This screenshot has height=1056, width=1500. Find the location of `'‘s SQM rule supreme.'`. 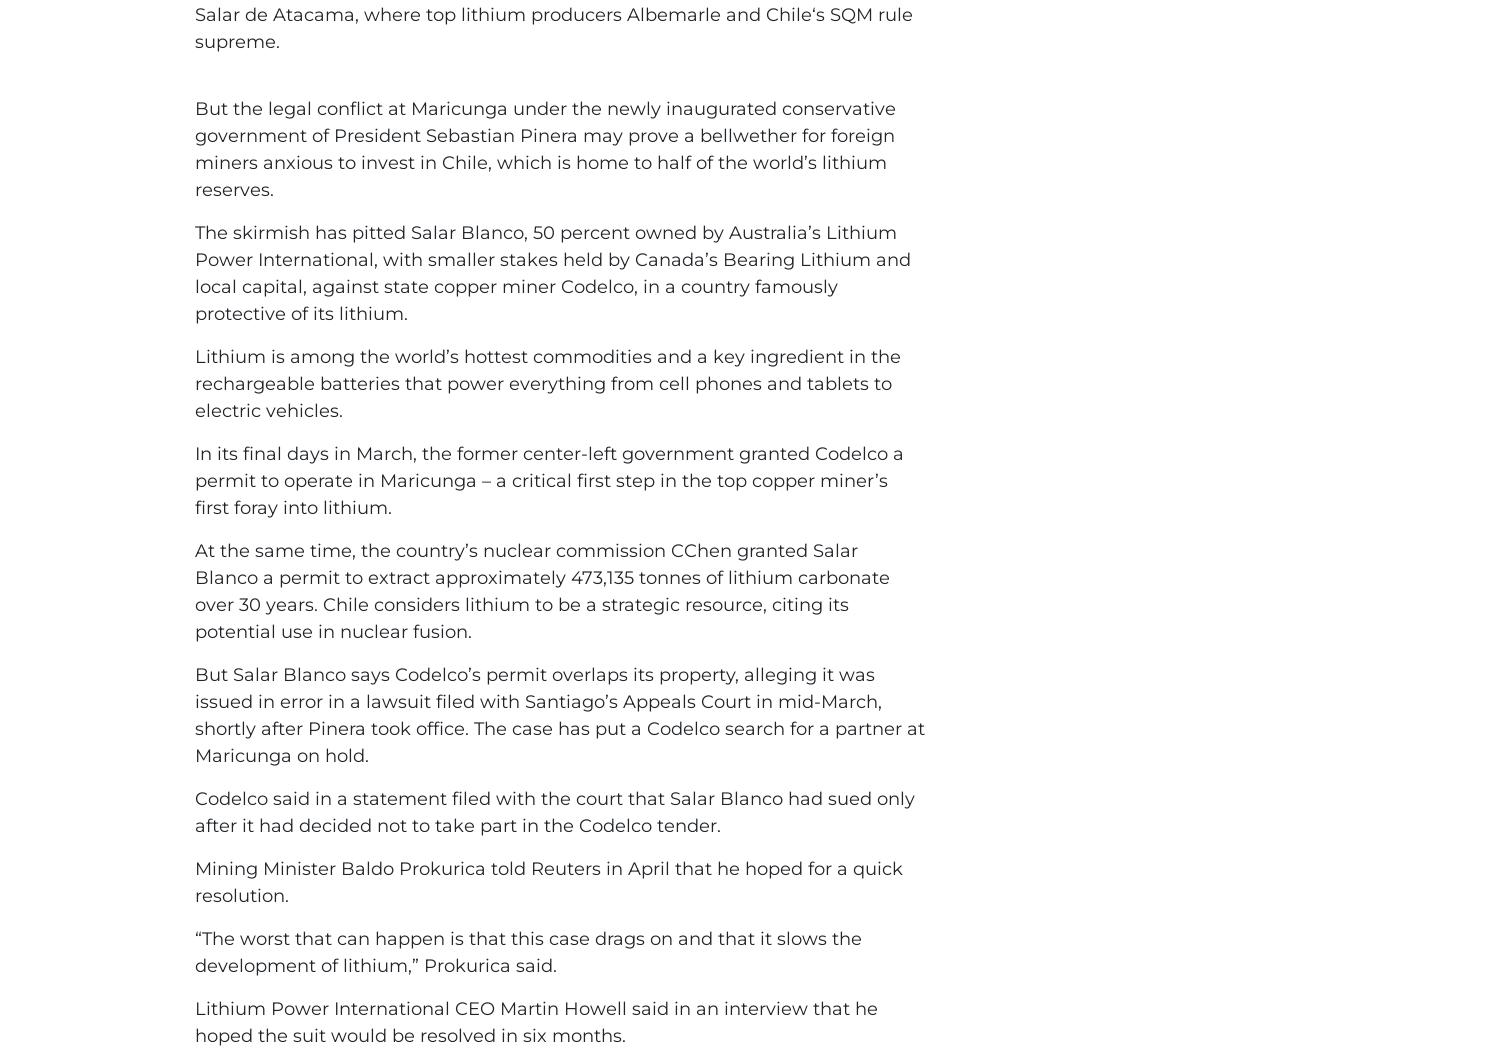

'‘s SQM rule supreme.' is located at coordinates (553, 28).